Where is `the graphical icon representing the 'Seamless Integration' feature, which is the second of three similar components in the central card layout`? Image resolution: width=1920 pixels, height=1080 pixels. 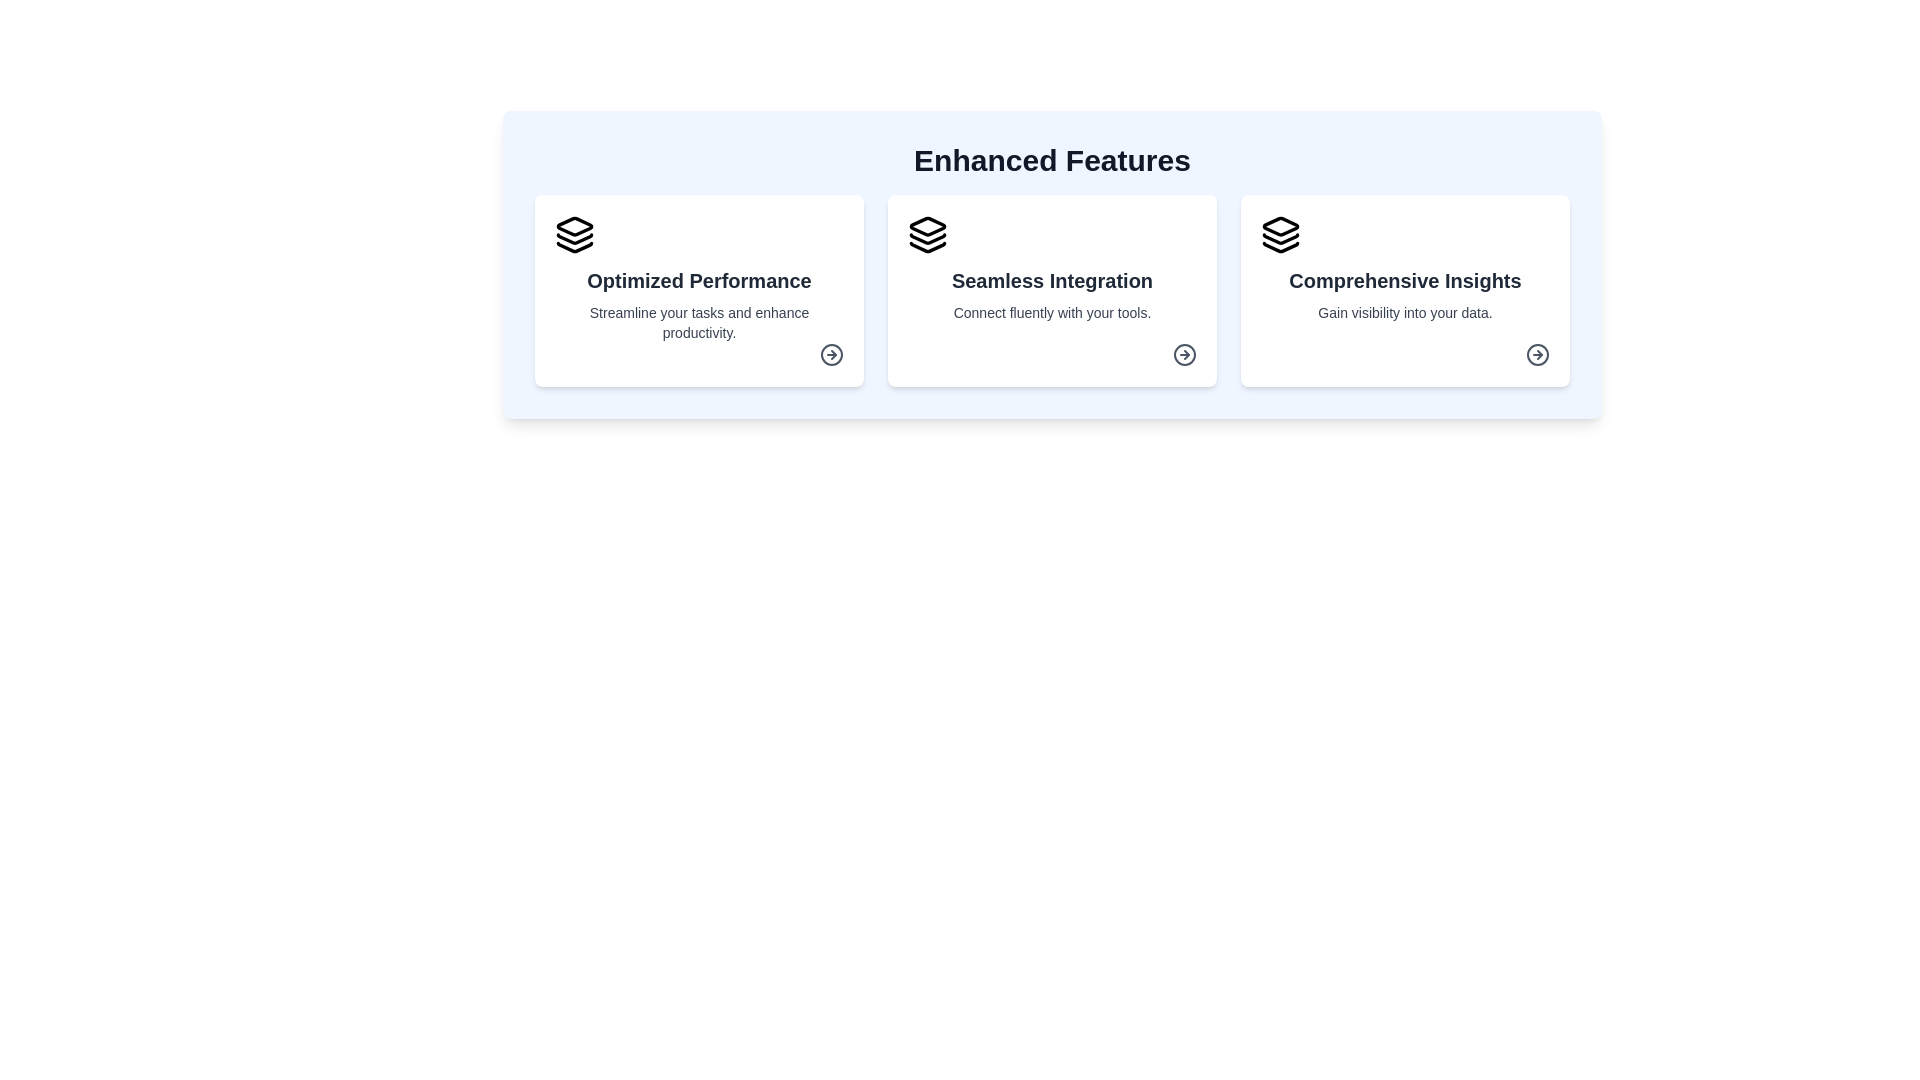 the graphical icon representing the 'Seamless Integration' feature, which is the second of three similar components in the central card layout is located at coordinates (926, 238).